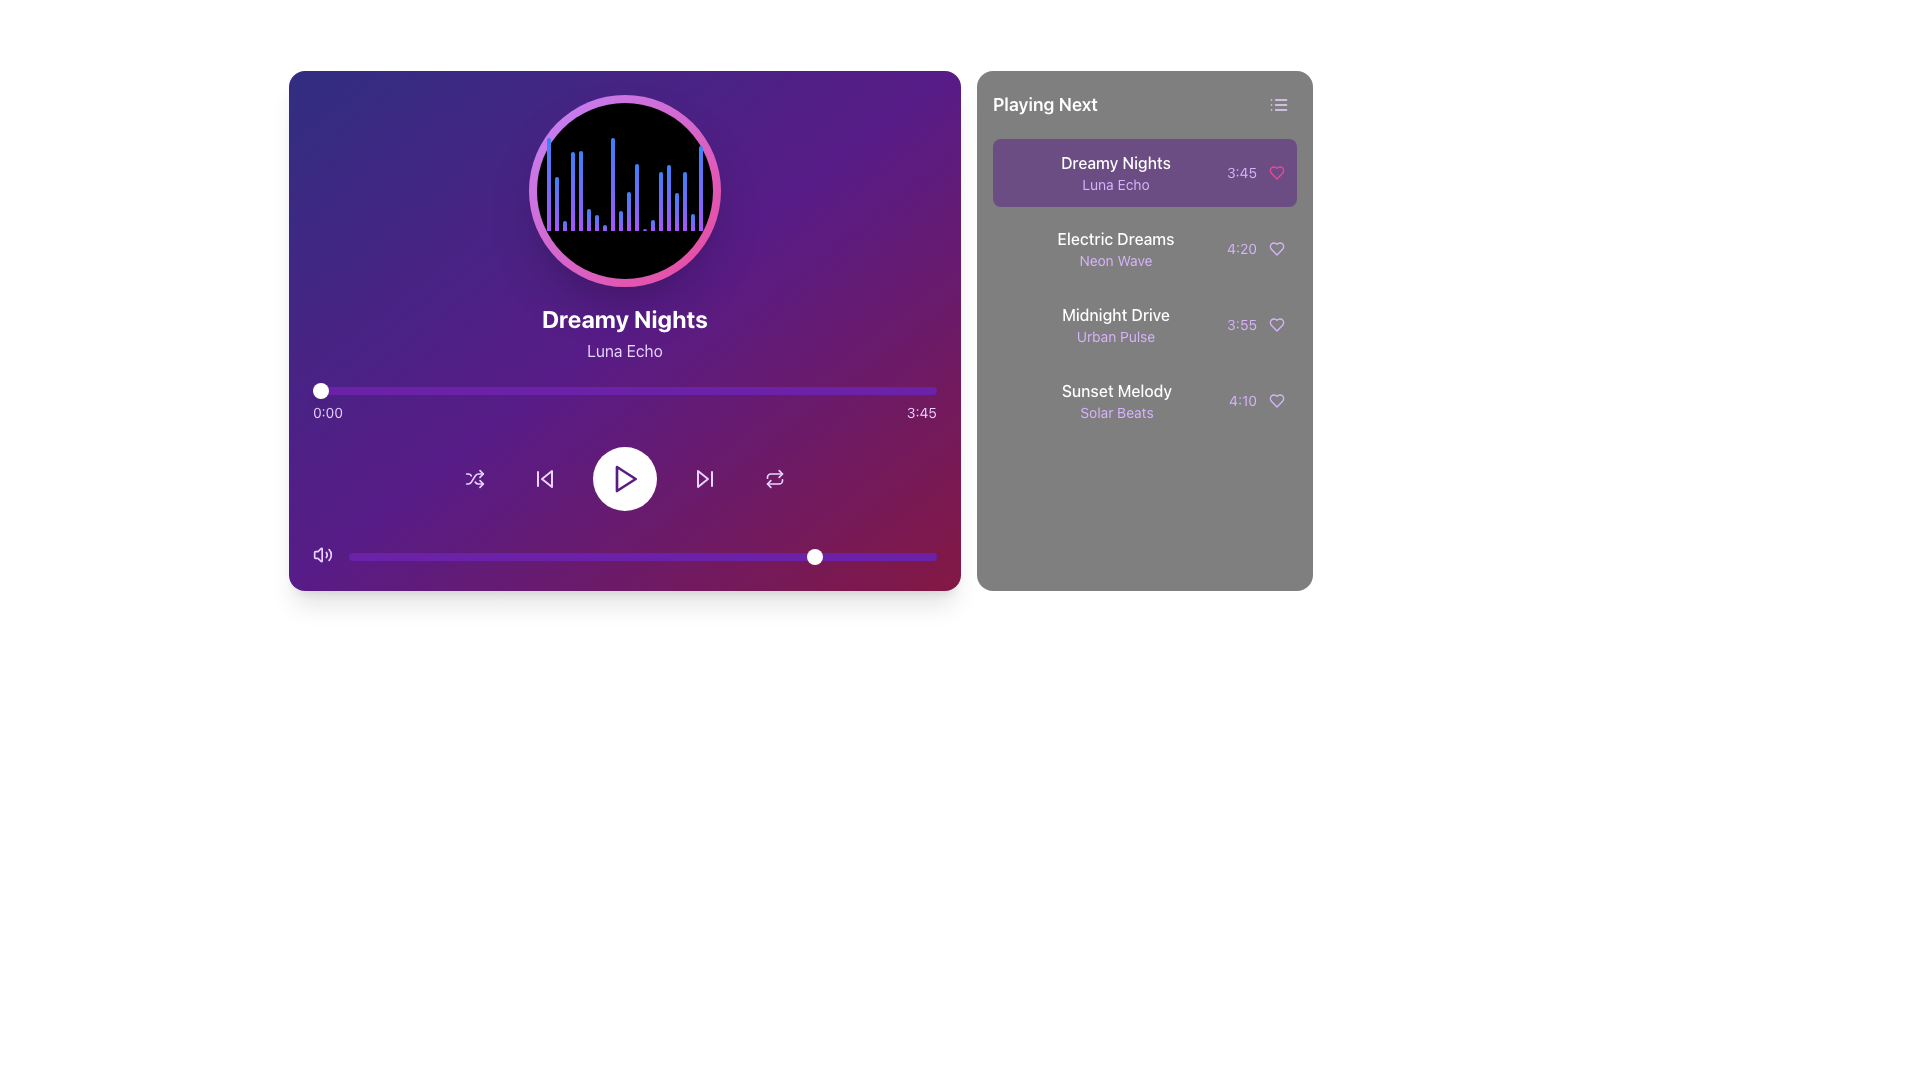  What do you see at coordinates (676, 211) in the screenshot?
I see `the seventeenth vertical bar in the bar chart, which has a gradient color transitioning from purple to blue and is rounded at the top` at bounding box center [676, 211].